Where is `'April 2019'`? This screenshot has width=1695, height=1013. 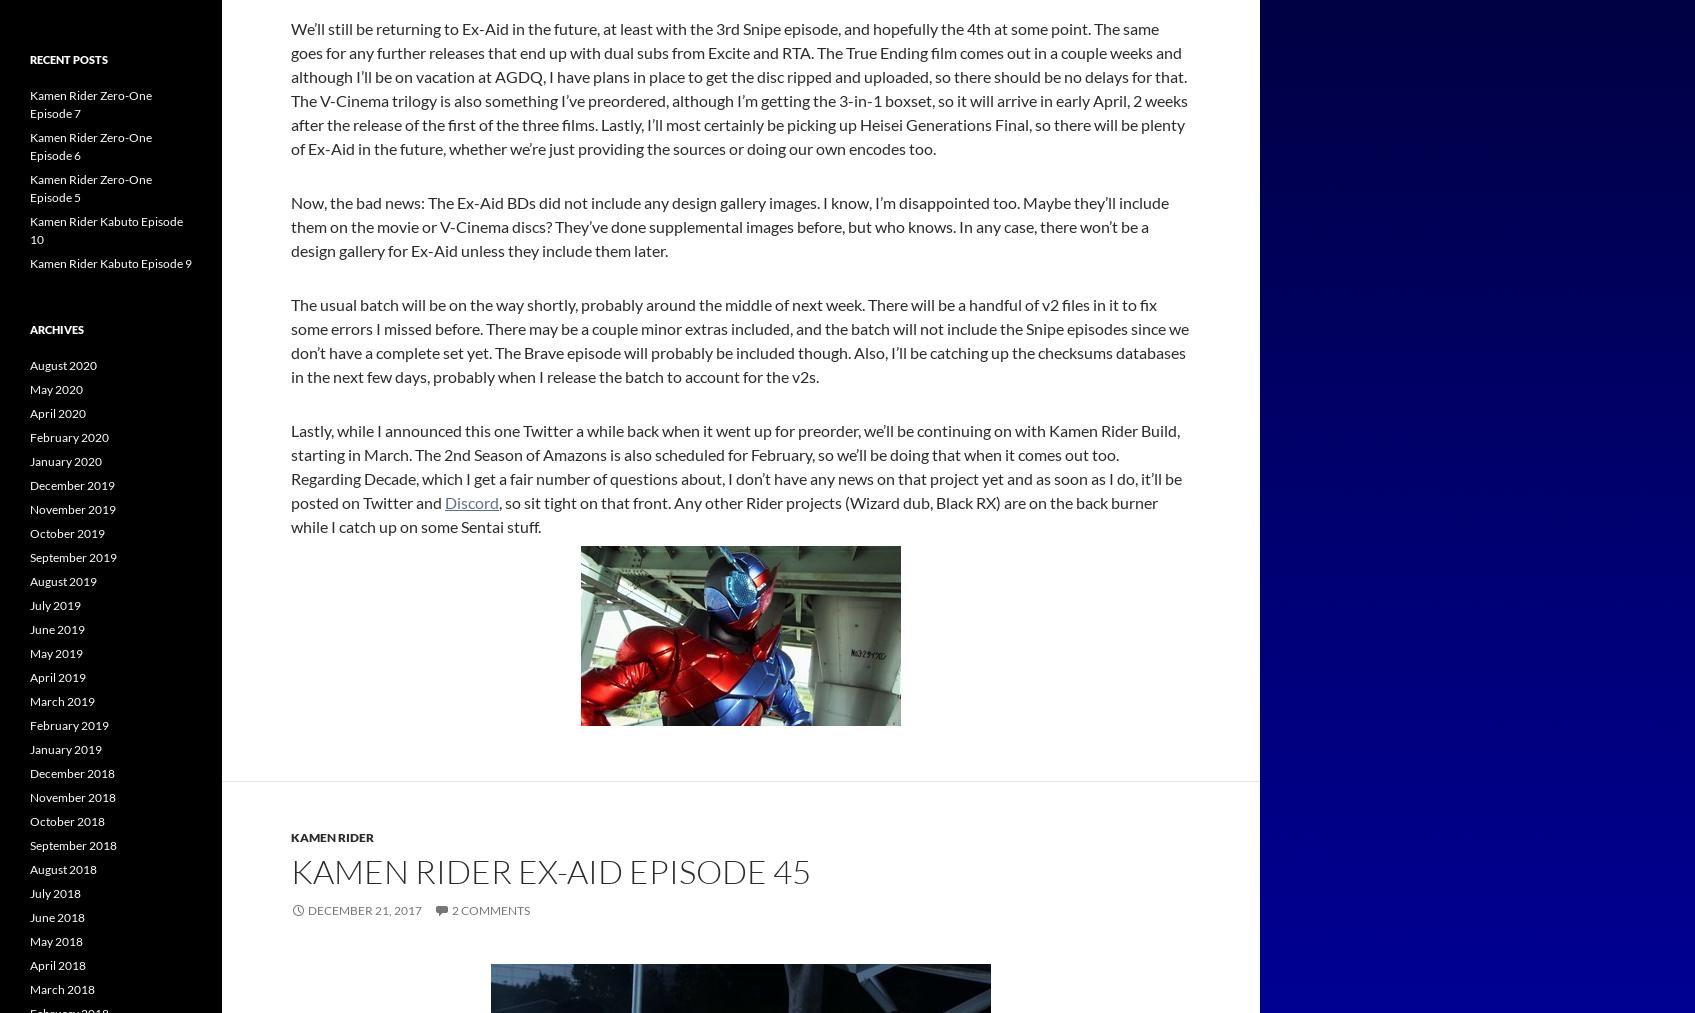 'April 2019' is located at coordinates (57, 676).